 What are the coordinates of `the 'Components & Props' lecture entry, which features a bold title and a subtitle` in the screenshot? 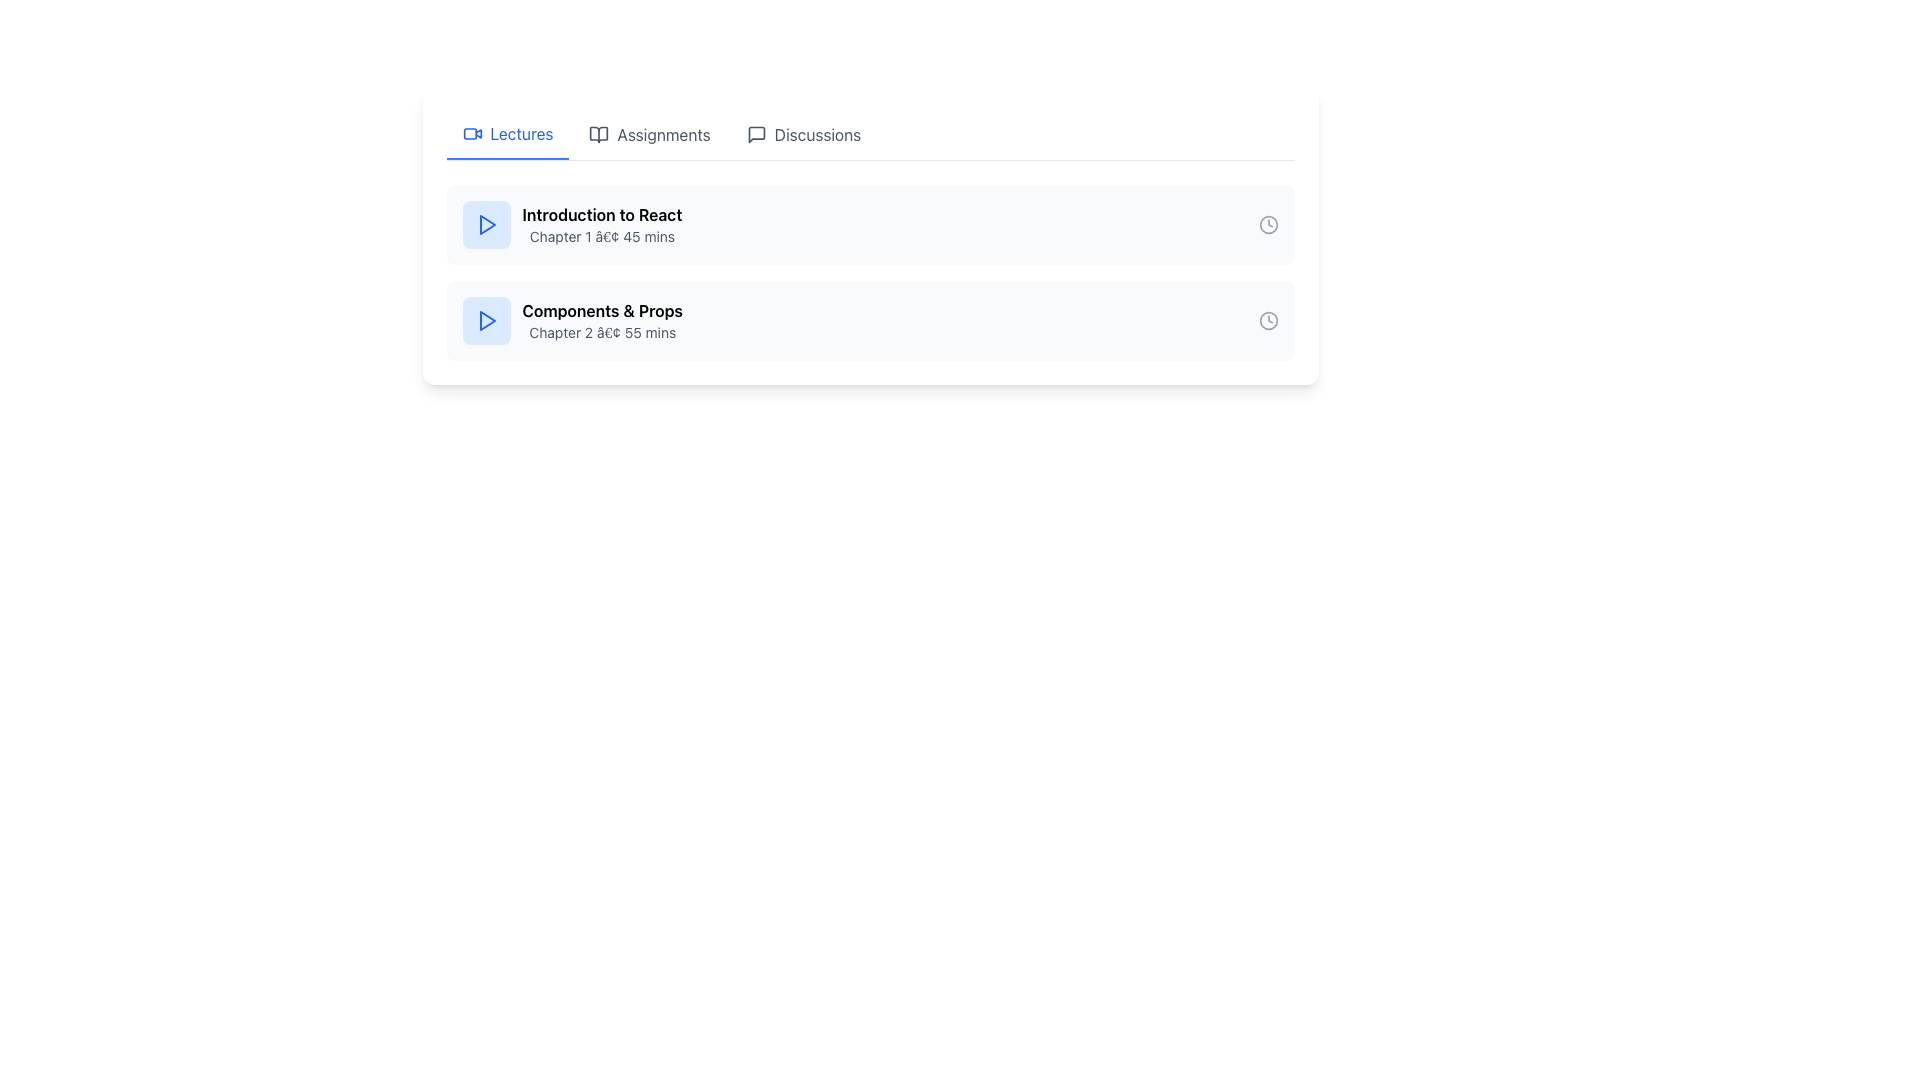 It's located at (601, 319).